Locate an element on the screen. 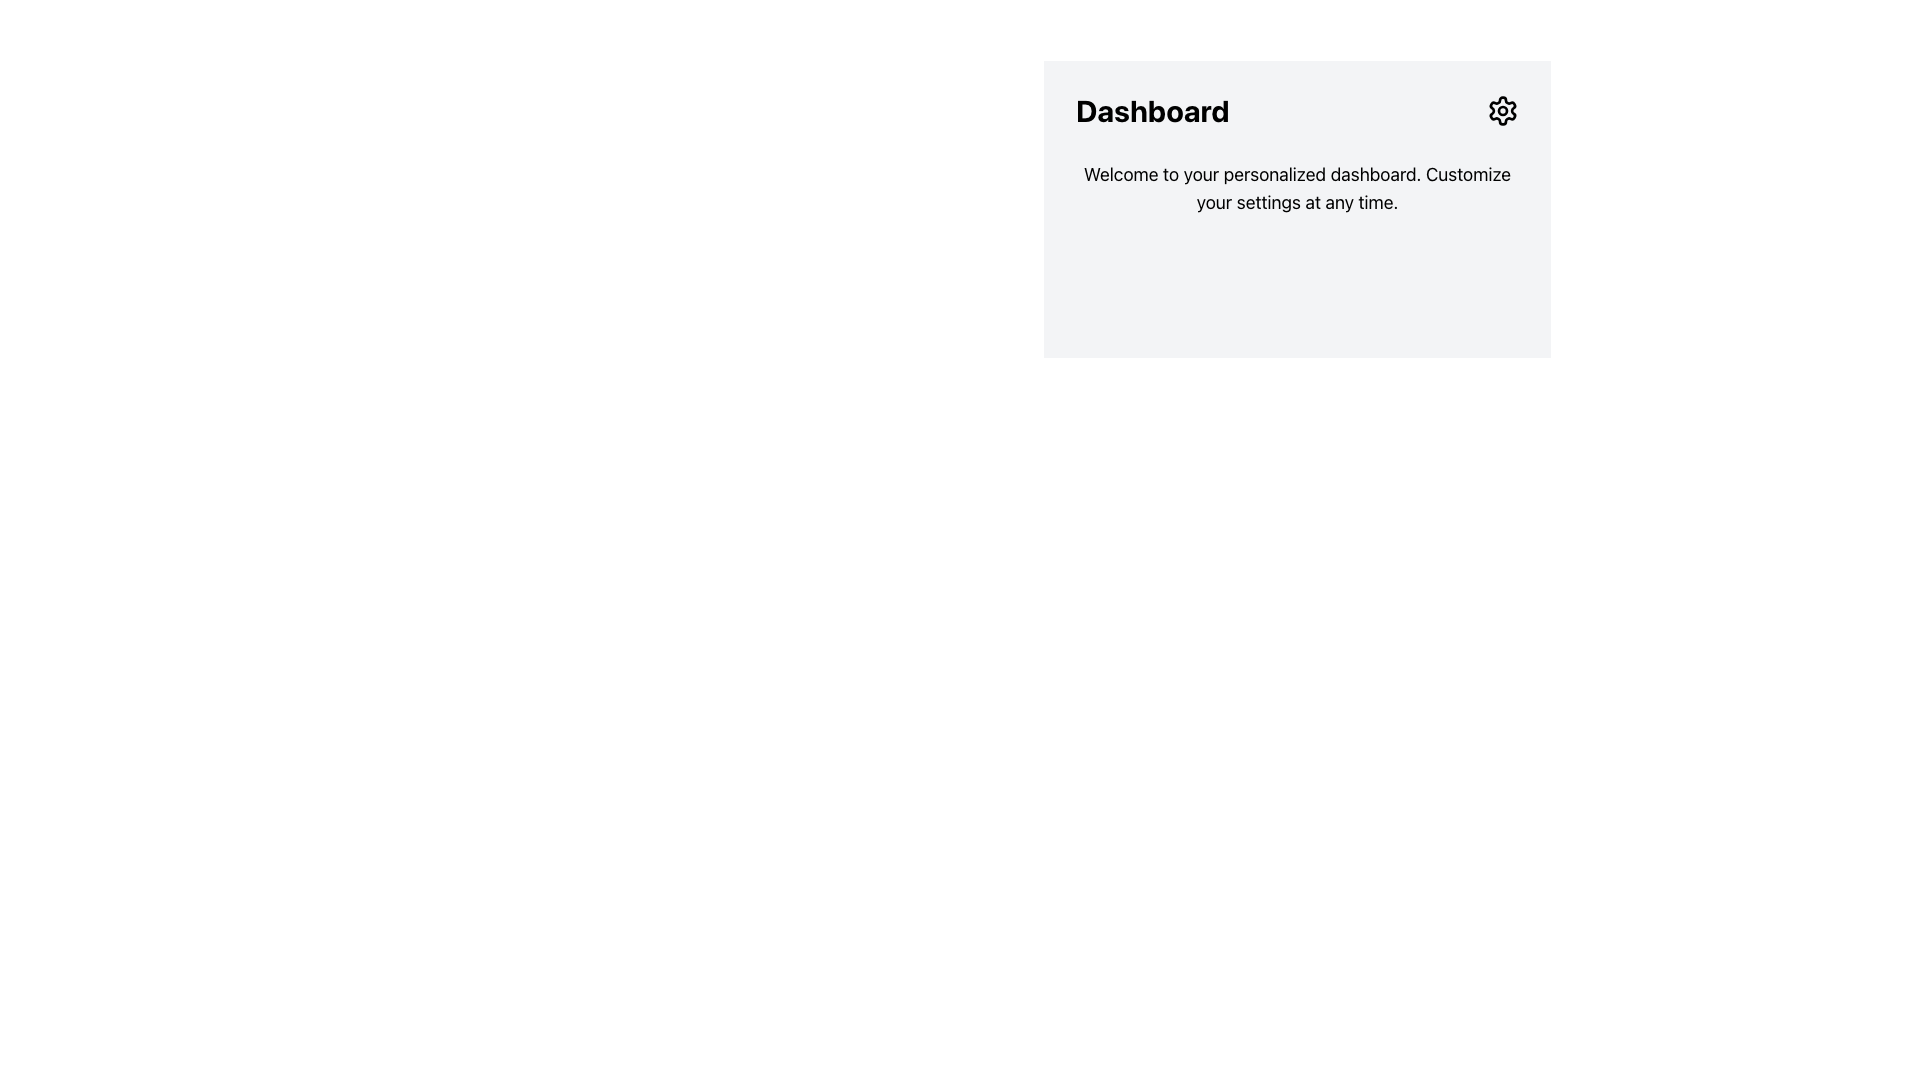 Image resolution: width=1920 pixels, height=1080 pixels. the gear icon button located at the right end of the 'Dashboard' header section is located at coordinates (1502, 111).